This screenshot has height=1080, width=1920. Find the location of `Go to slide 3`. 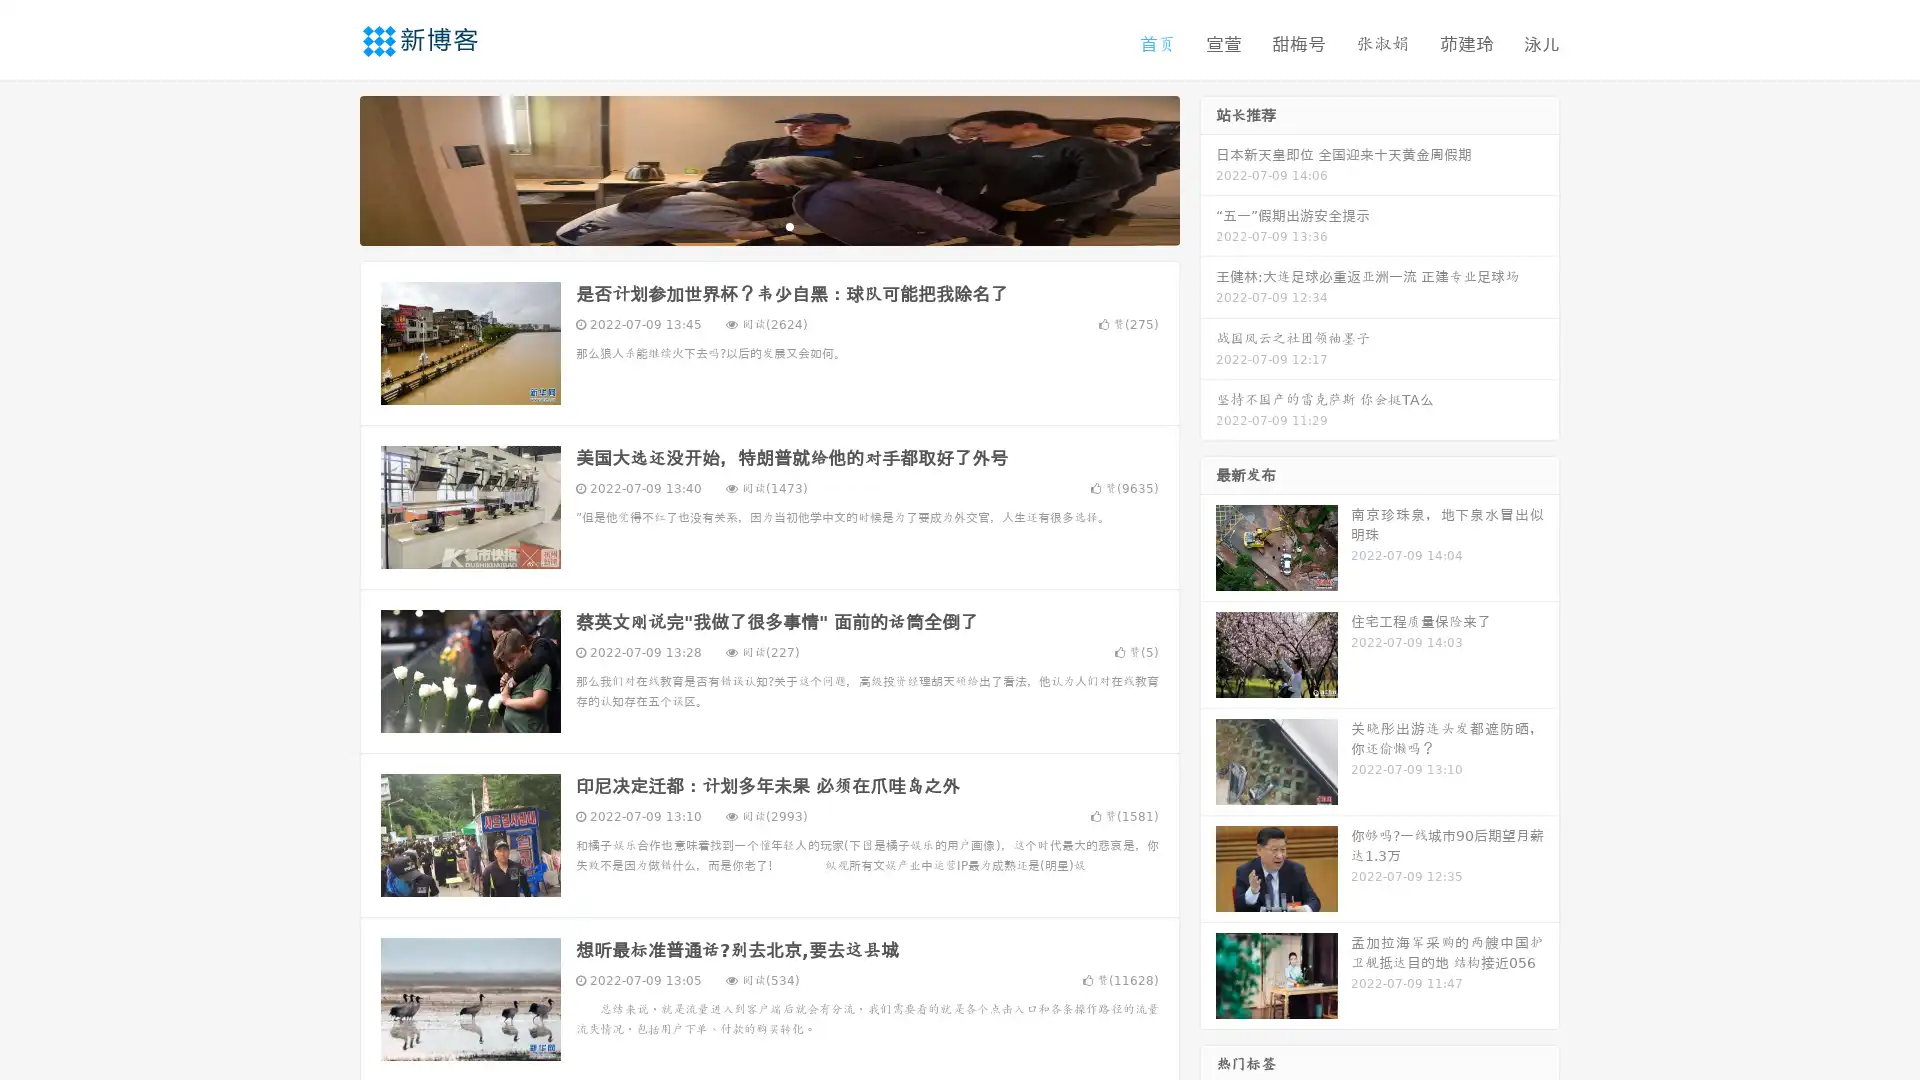

Go to slide 3 is located at coordinates (789, 225).